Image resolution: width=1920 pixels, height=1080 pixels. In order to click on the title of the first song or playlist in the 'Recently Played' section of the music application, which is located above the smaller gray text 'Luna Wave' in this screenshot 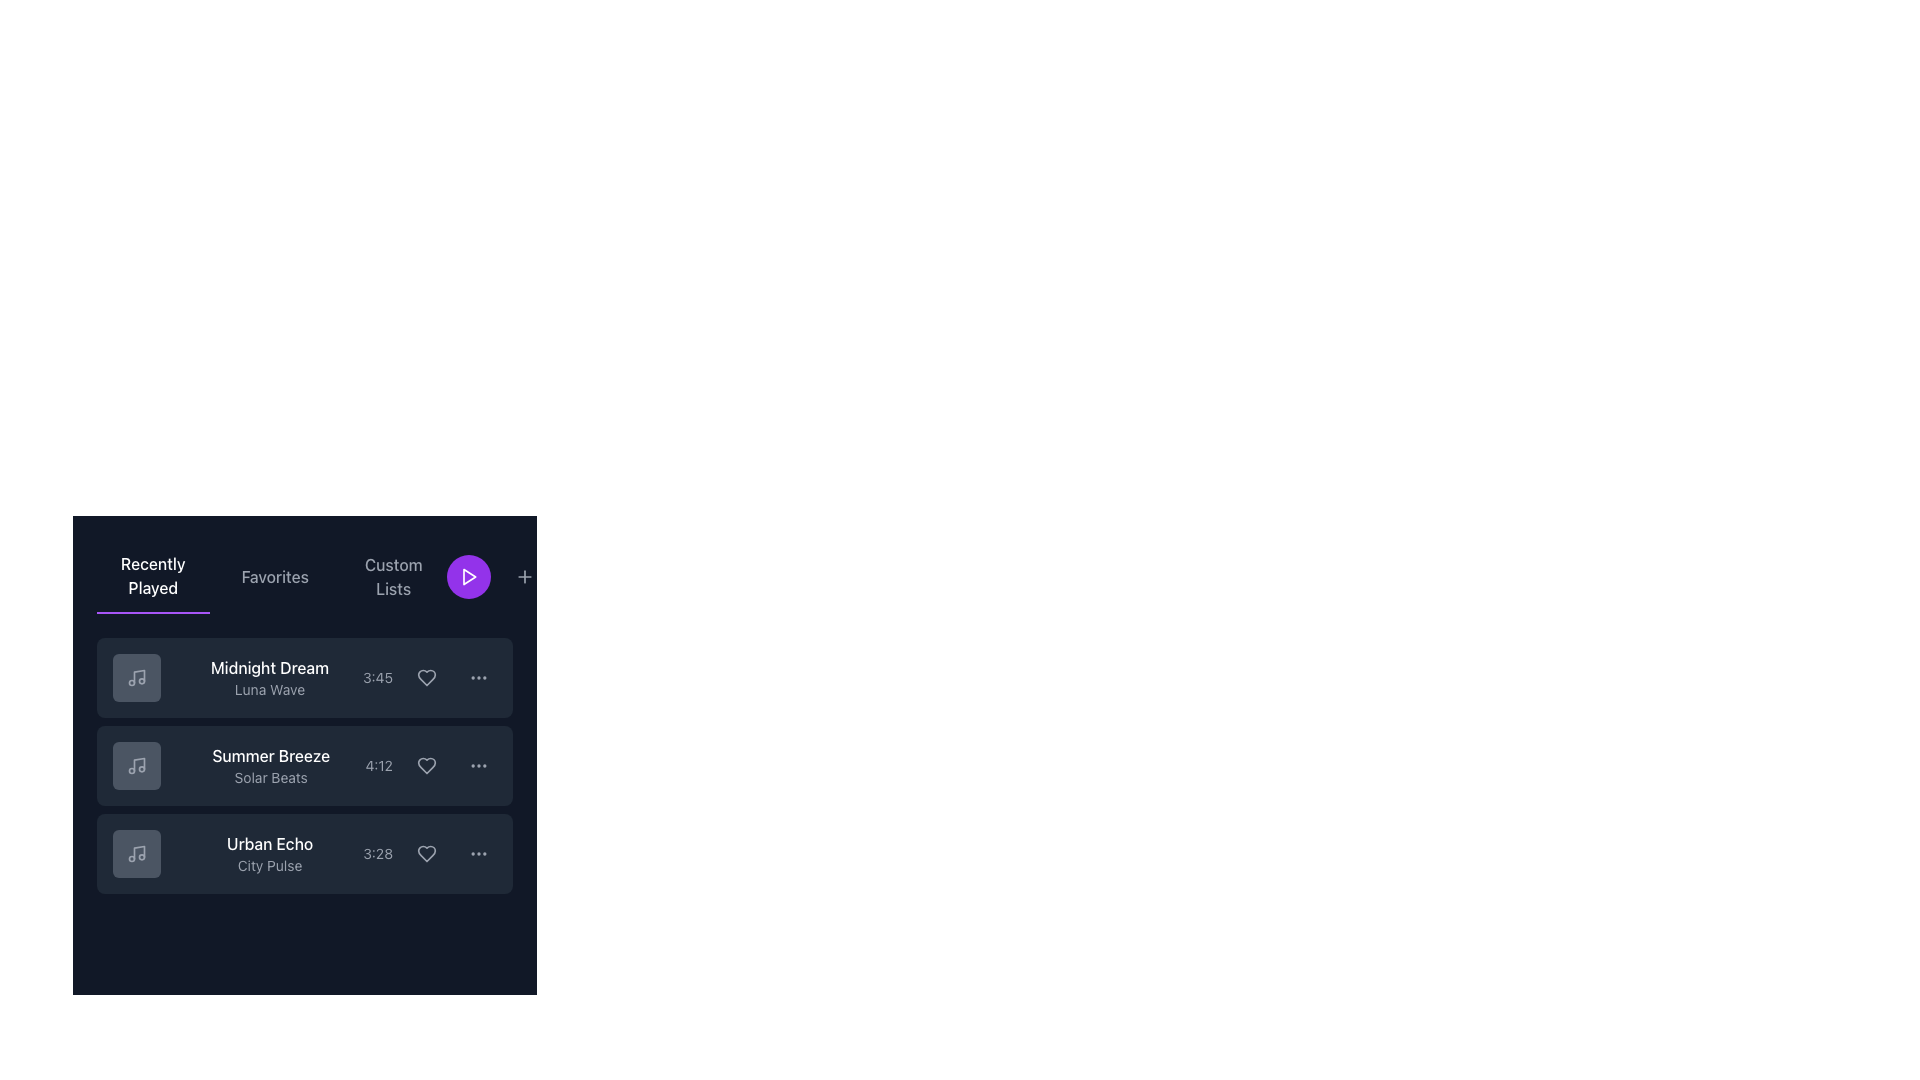, I will do `click(268, 667)`.